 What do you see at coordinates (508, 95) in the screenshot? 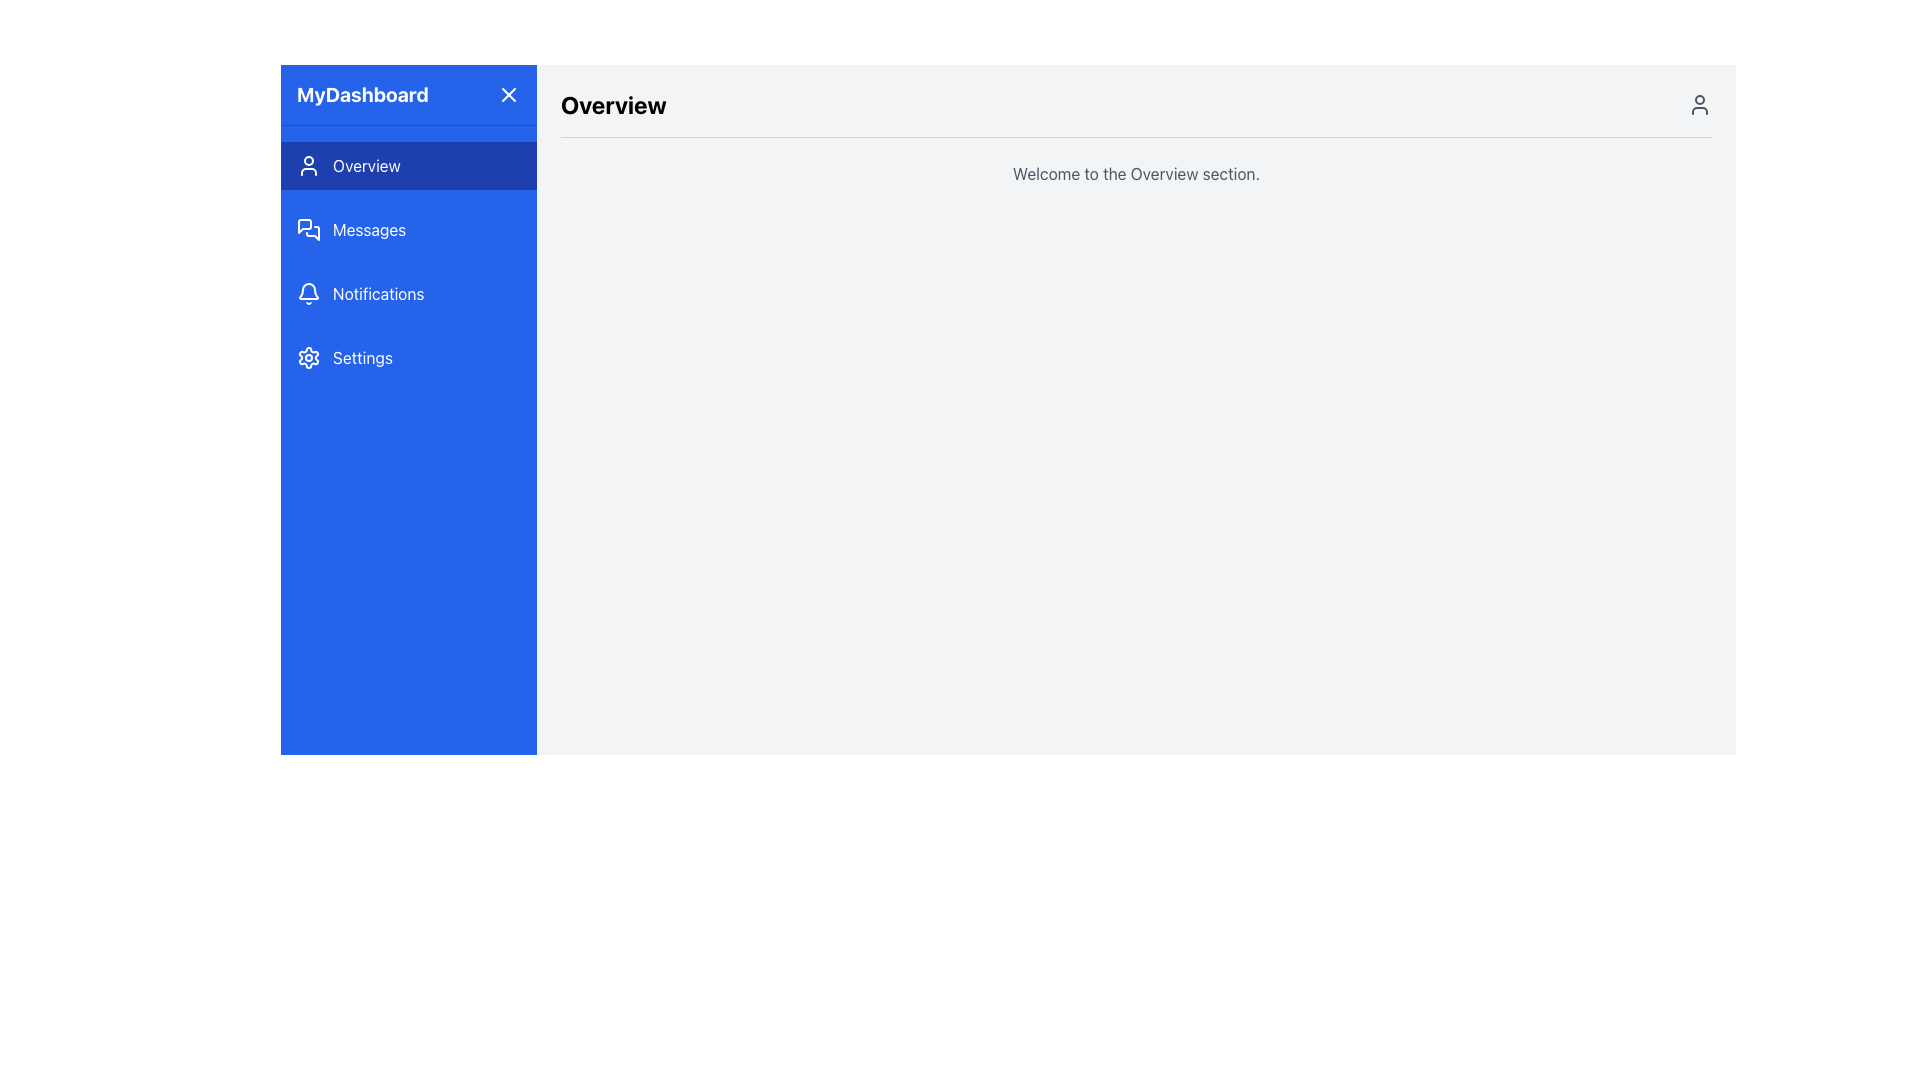
I see `the diagonal cross (X) icon located in the sidebar header next to the 'MyDashboard' text` at bounding box center [508, 95].